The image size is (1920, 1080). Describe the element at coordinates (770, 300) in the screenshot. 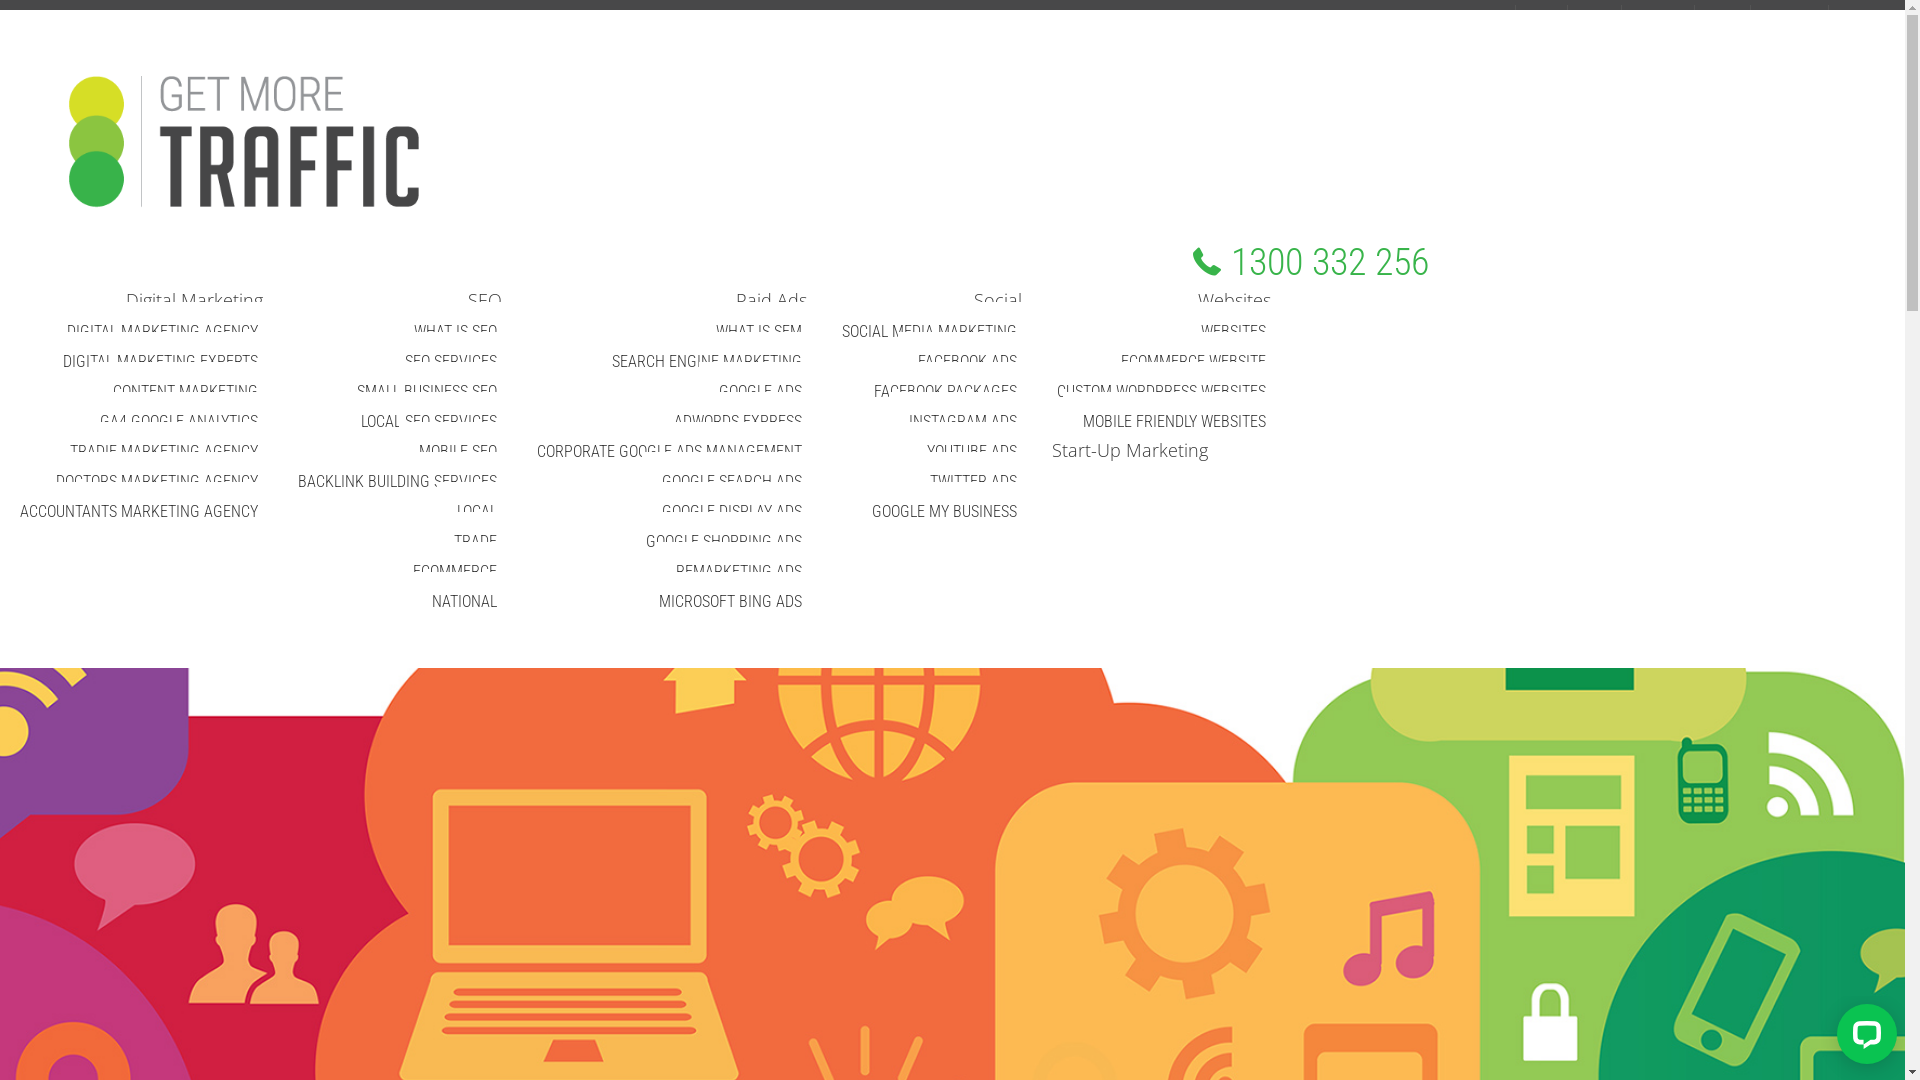

I see `'Paid Ads'` at that location.